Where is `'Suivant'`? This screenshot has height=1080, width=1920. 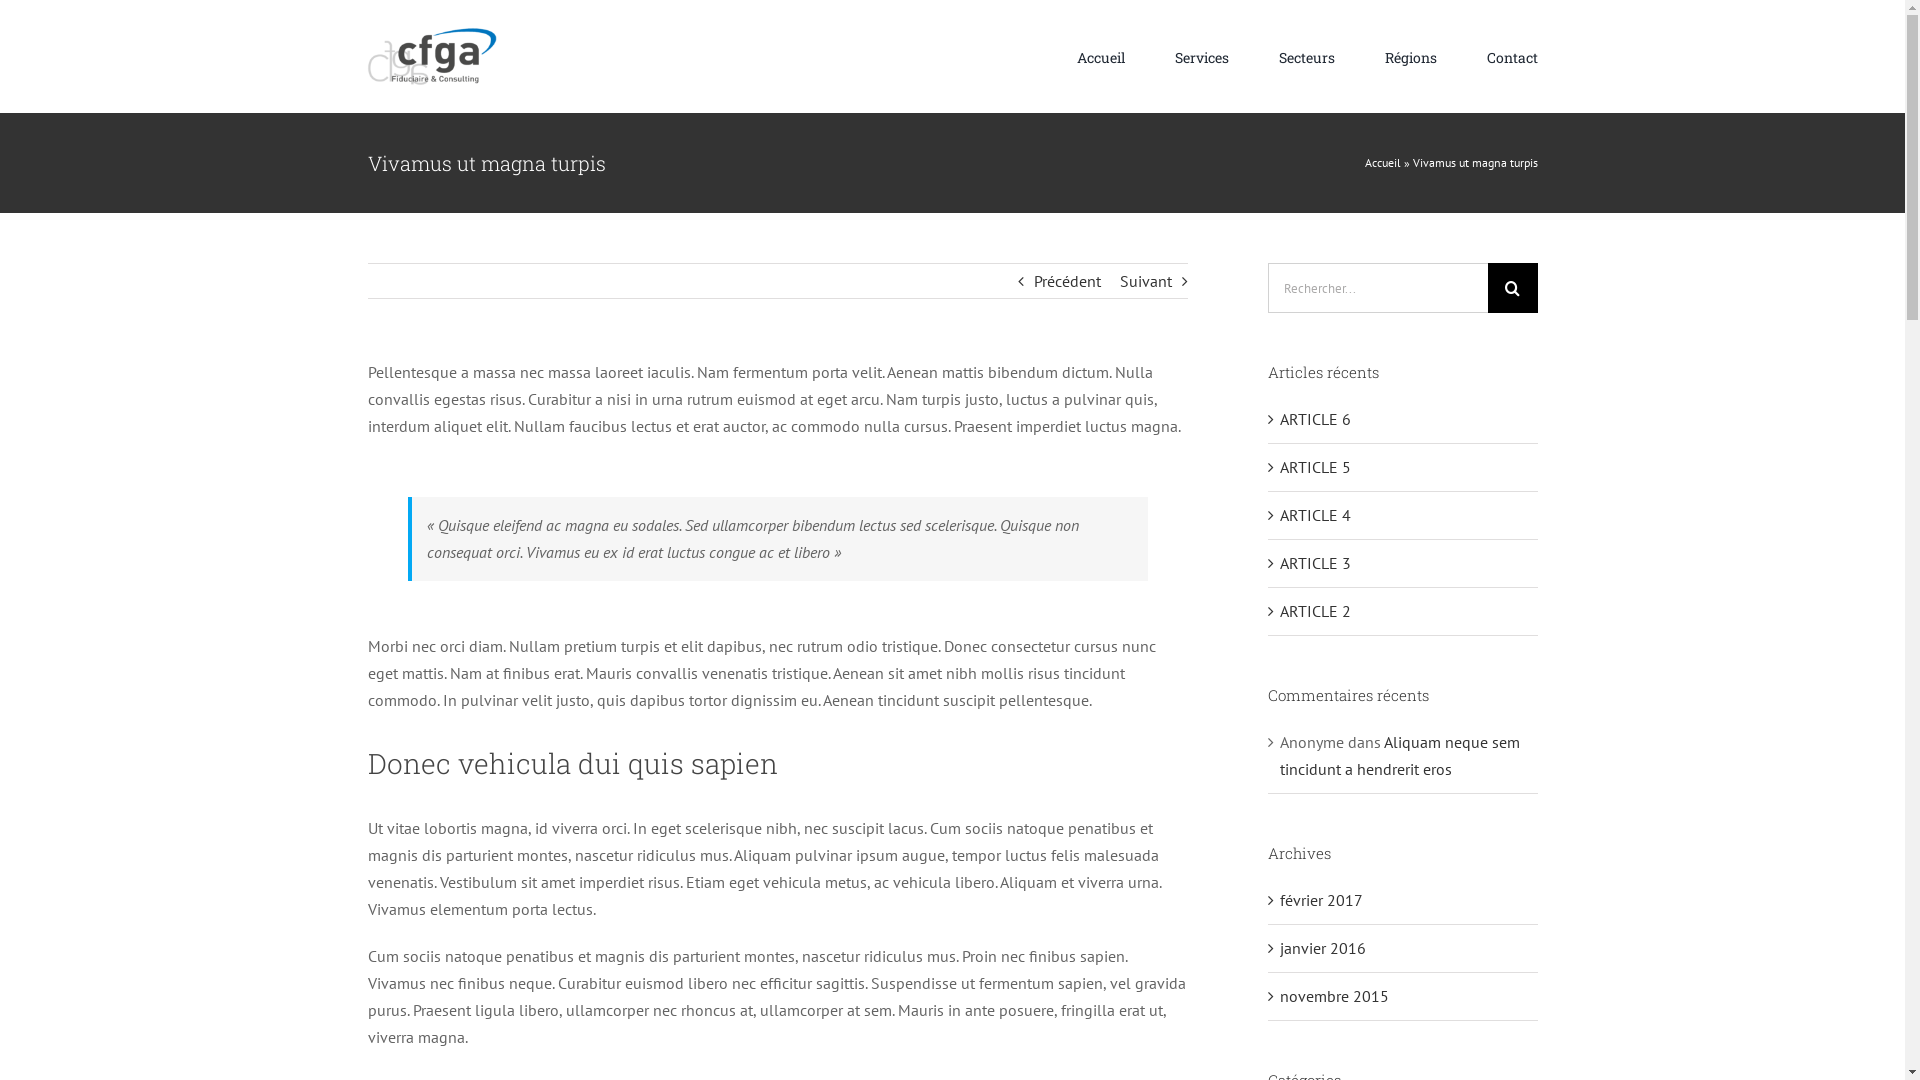
'Suivant' is located at coordinates (1118, 281).